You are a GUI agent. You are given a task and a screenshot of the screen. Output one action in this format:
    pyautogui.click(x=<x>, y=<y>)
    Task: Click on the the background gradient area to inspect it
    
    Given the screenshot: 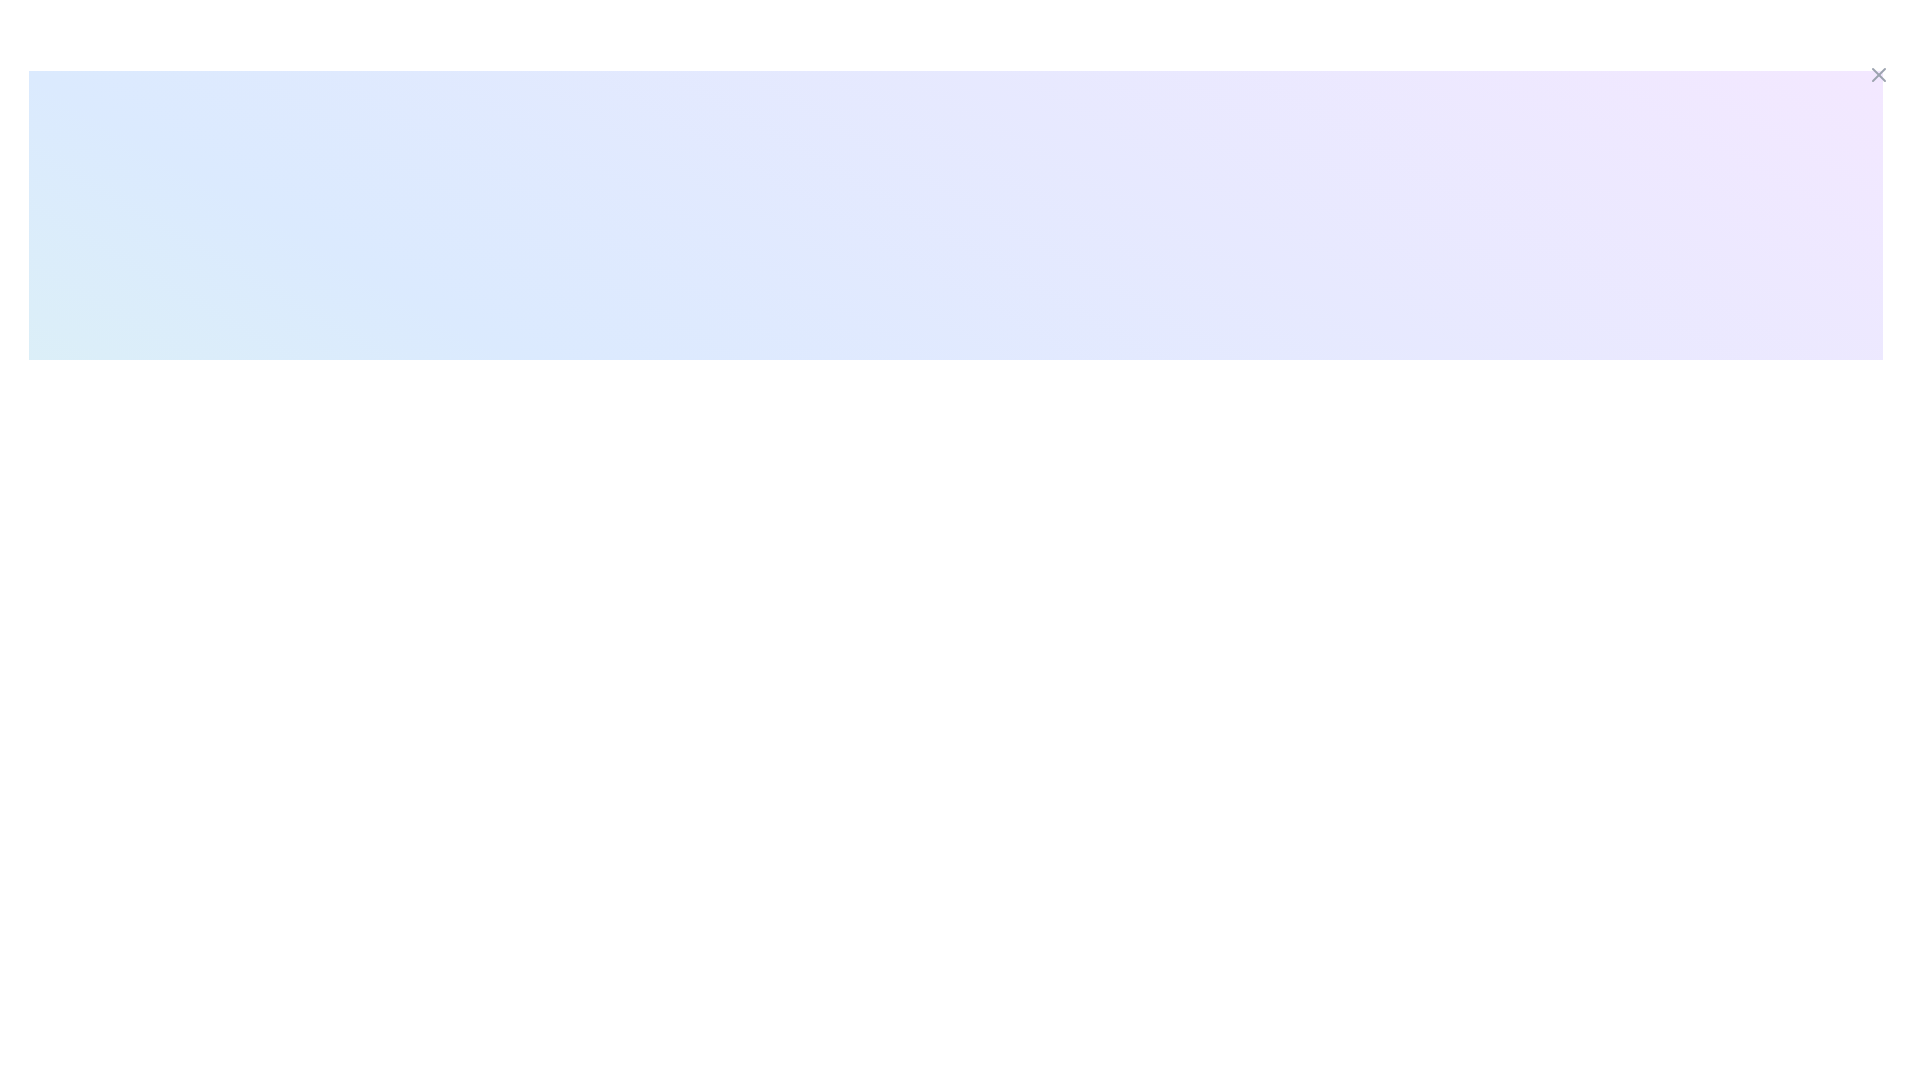 What is the action you would take?
    pyautogui.click(x=954, y=609)
    